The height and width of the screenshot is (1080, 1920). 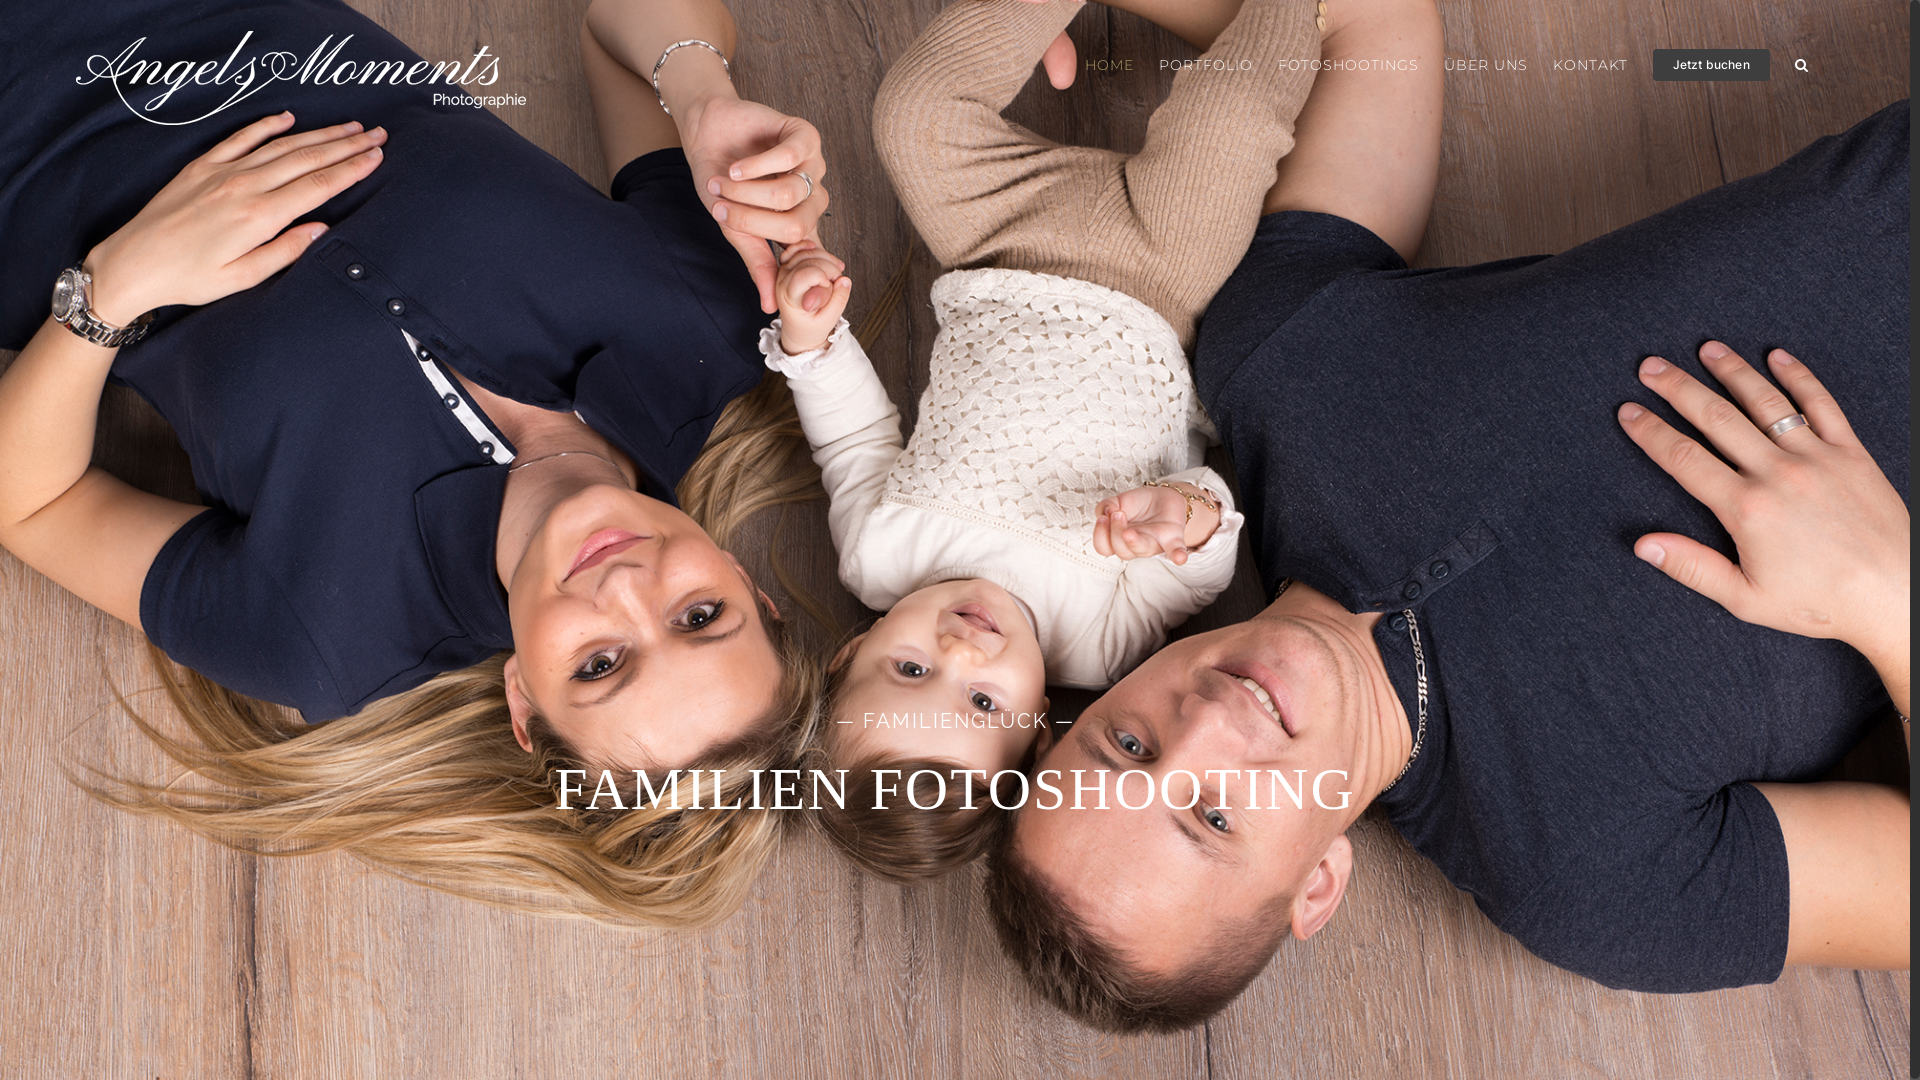 I want to click on 'FOTOSHOOTINGS', so click(x=1348, y=64).